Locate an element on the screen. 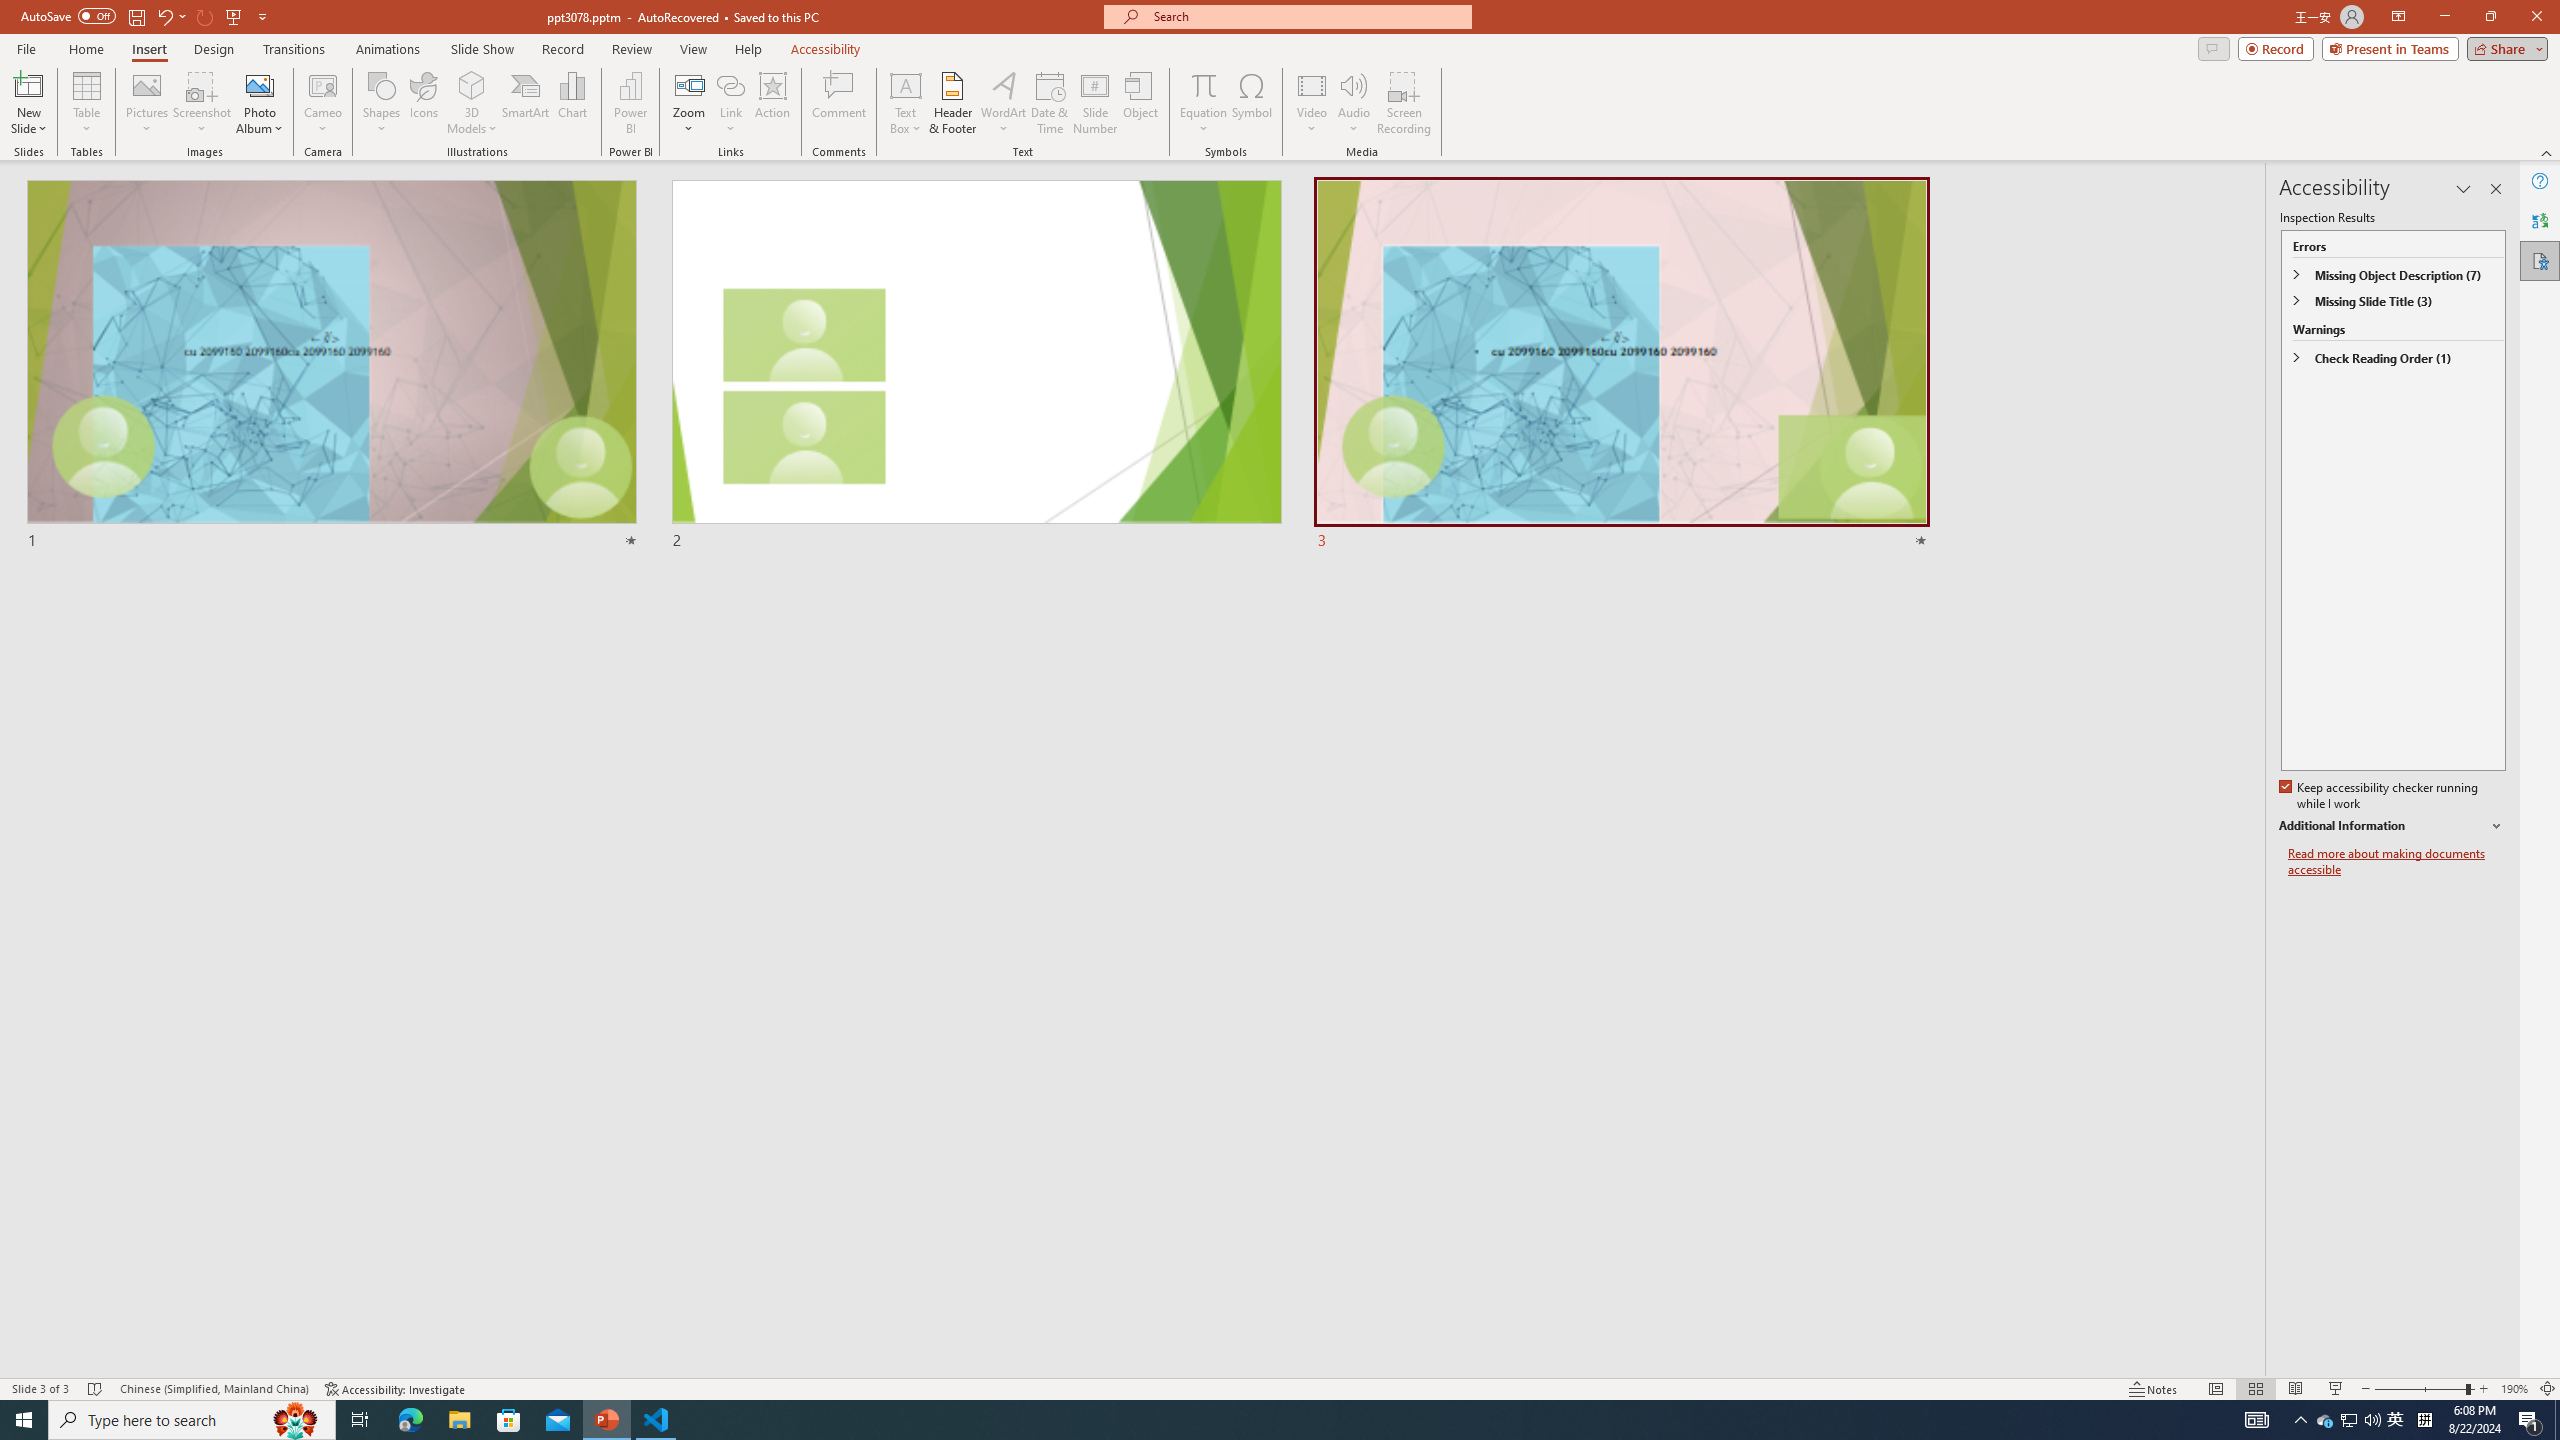  'Icons' is located at coordinates (423, 103).